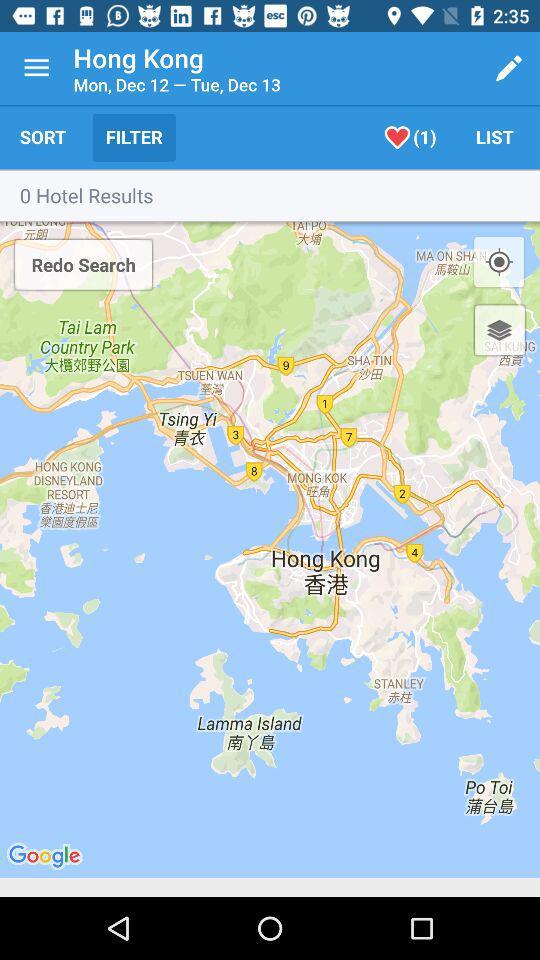 This screenshot has height=960, width=540. Describe the element at coordinates (498, 330) in the screenshot. I see `the layers icon` at that location.